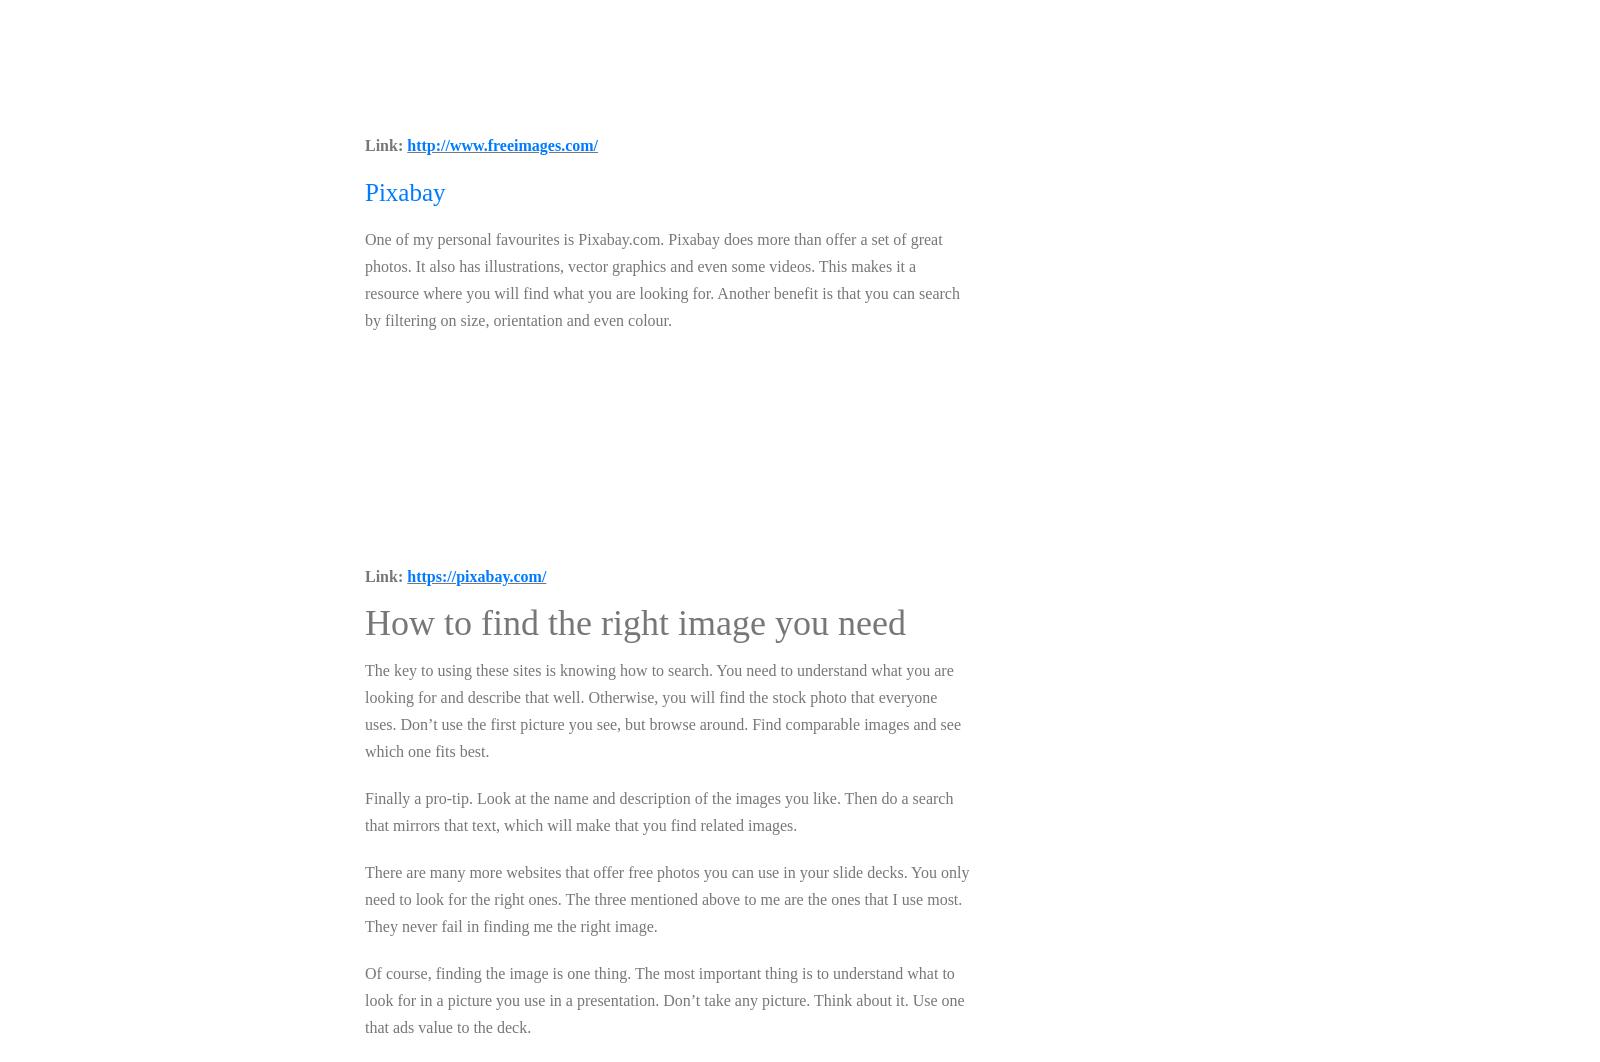 This screenshot has width=1600, height=1062. What do you see at coordinates (635, 622) in the screenshot?
I see `'How to find the right image you need'` at bounding box center [635, 622].